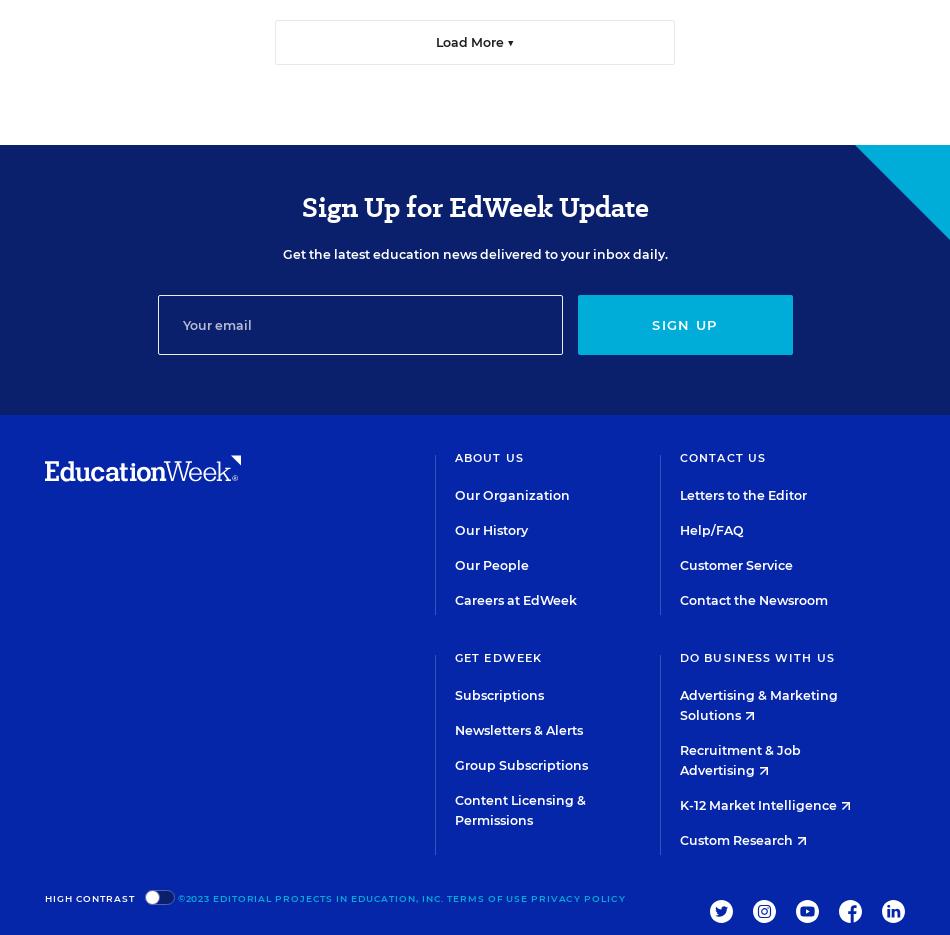  What do you see at coordinates (492, 565) in the screenshot?
I see `'Our People'` at bounding box center [492, 565].